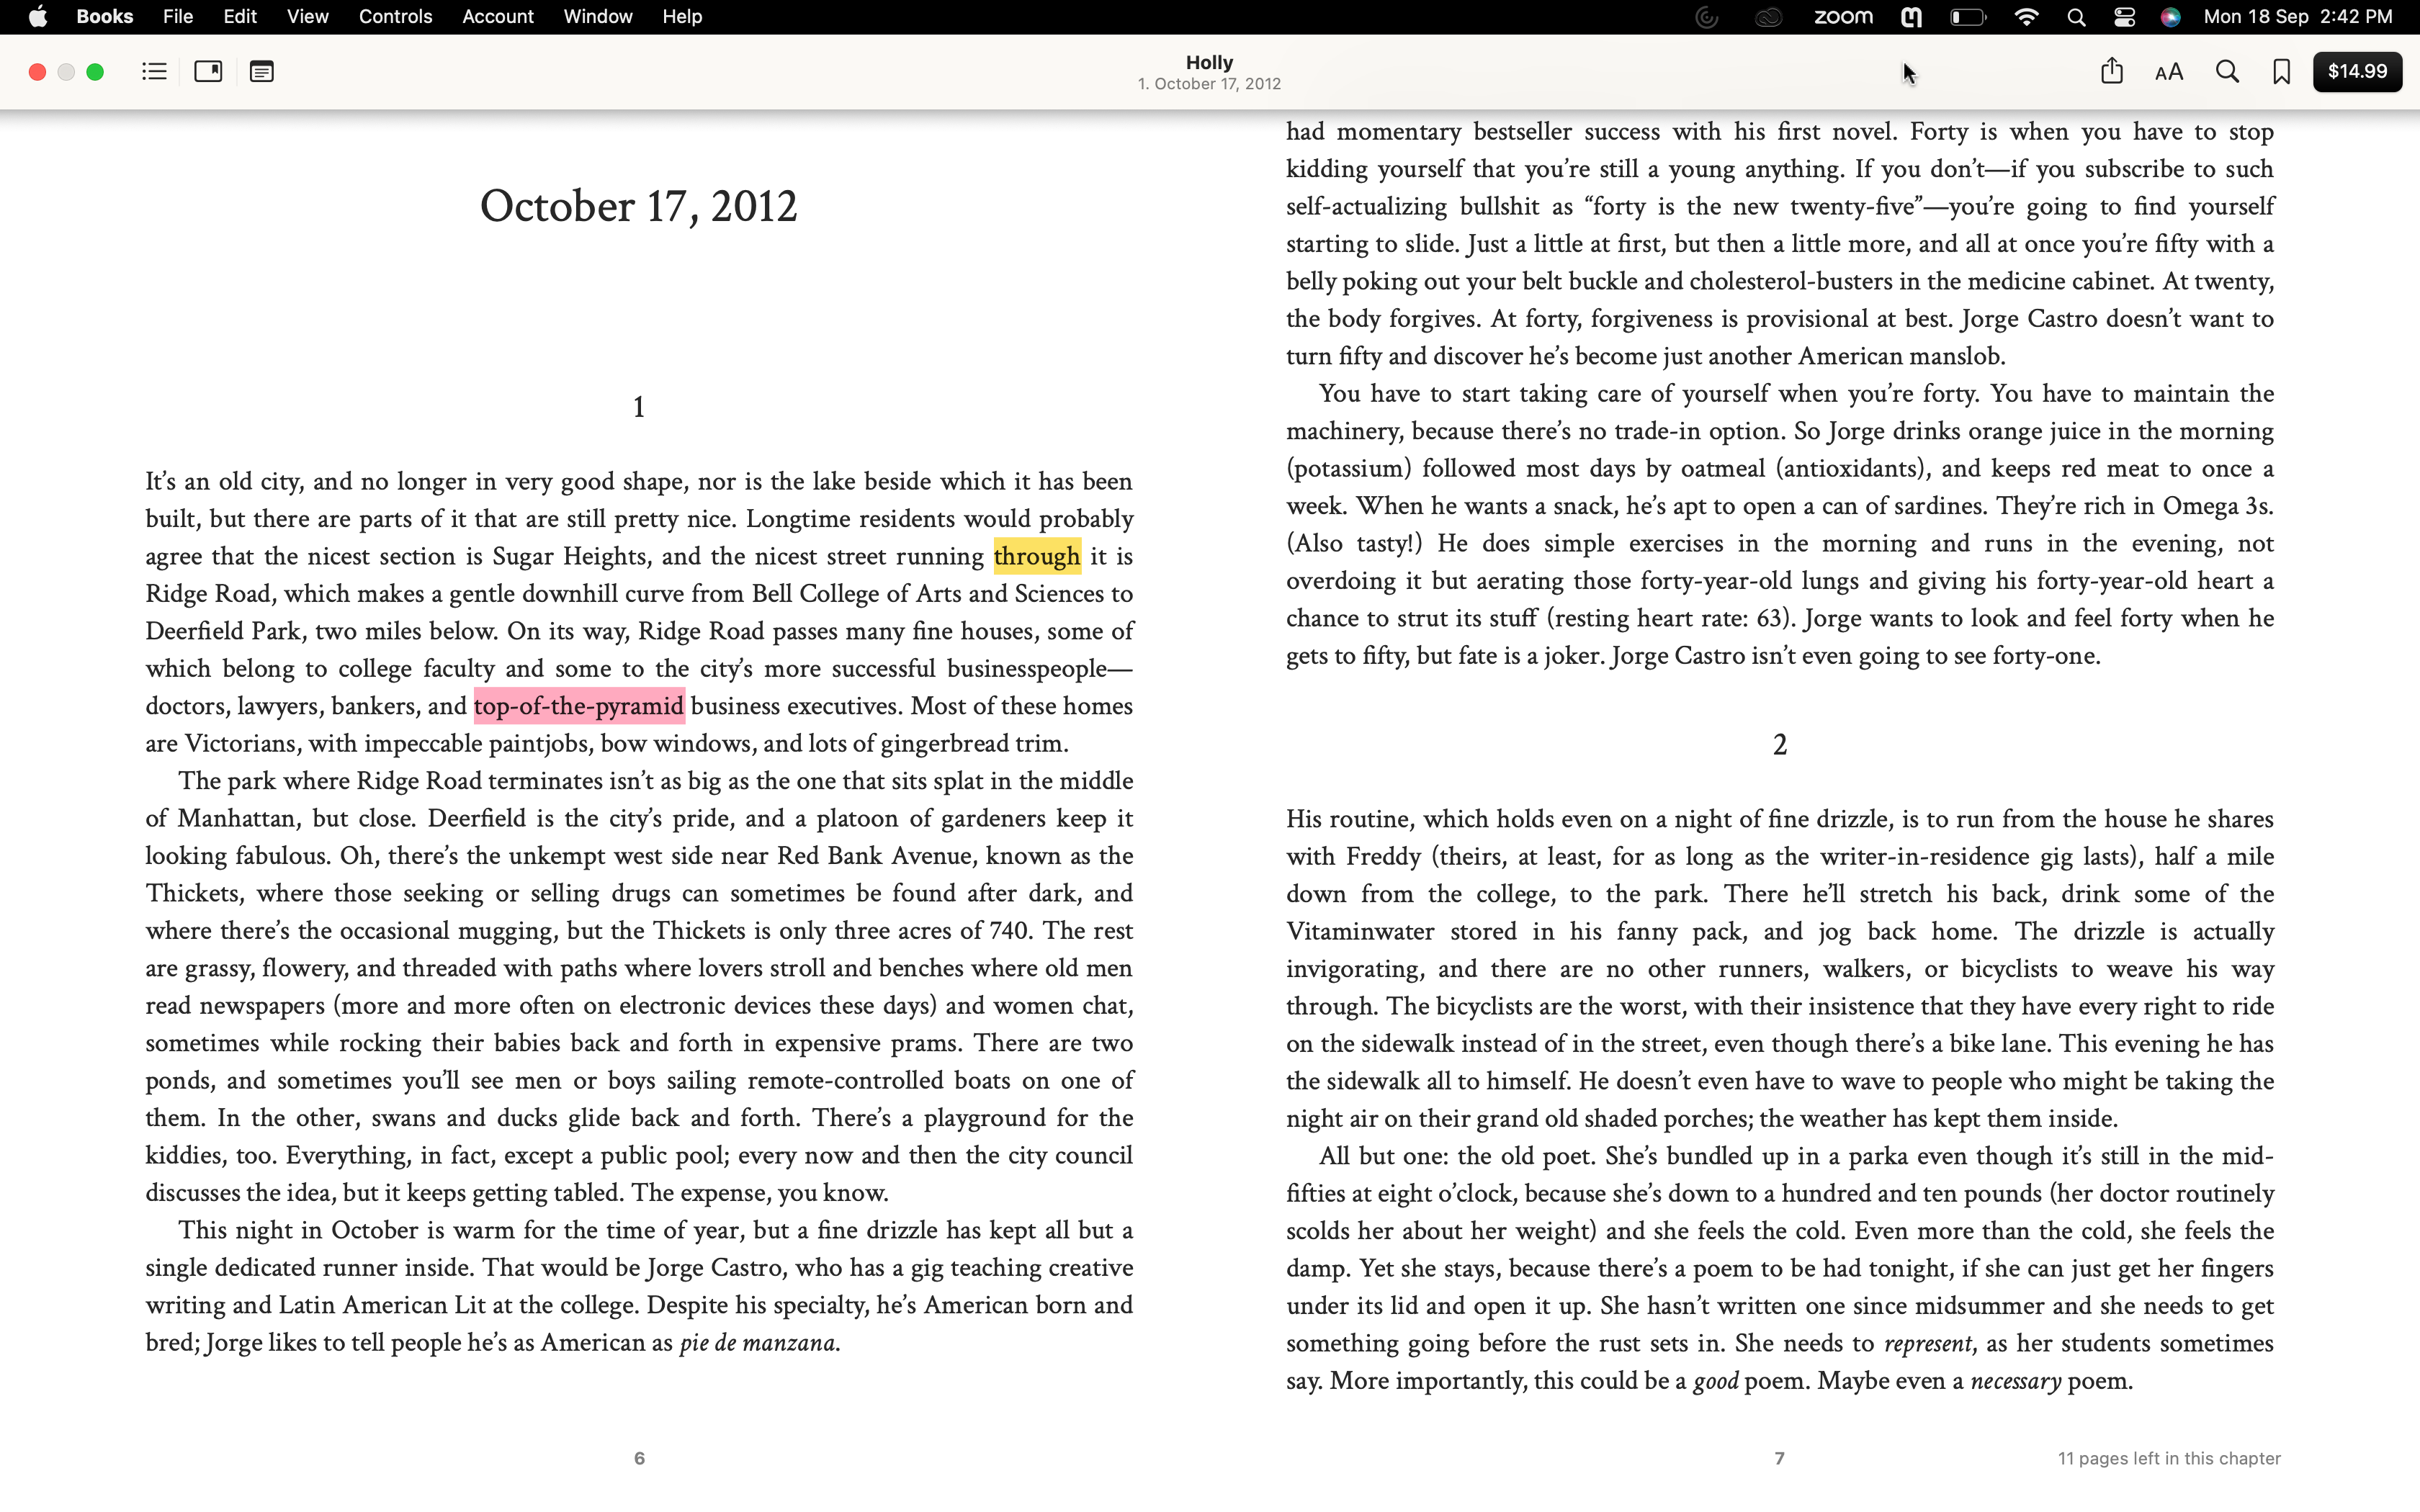 This screenshot has width=2420, height=1512. Describe the element at coordinates (2282, 73) in the screenshot. I see `Add the current site to bookmarks and view entire bookmarked sites list` at that location.